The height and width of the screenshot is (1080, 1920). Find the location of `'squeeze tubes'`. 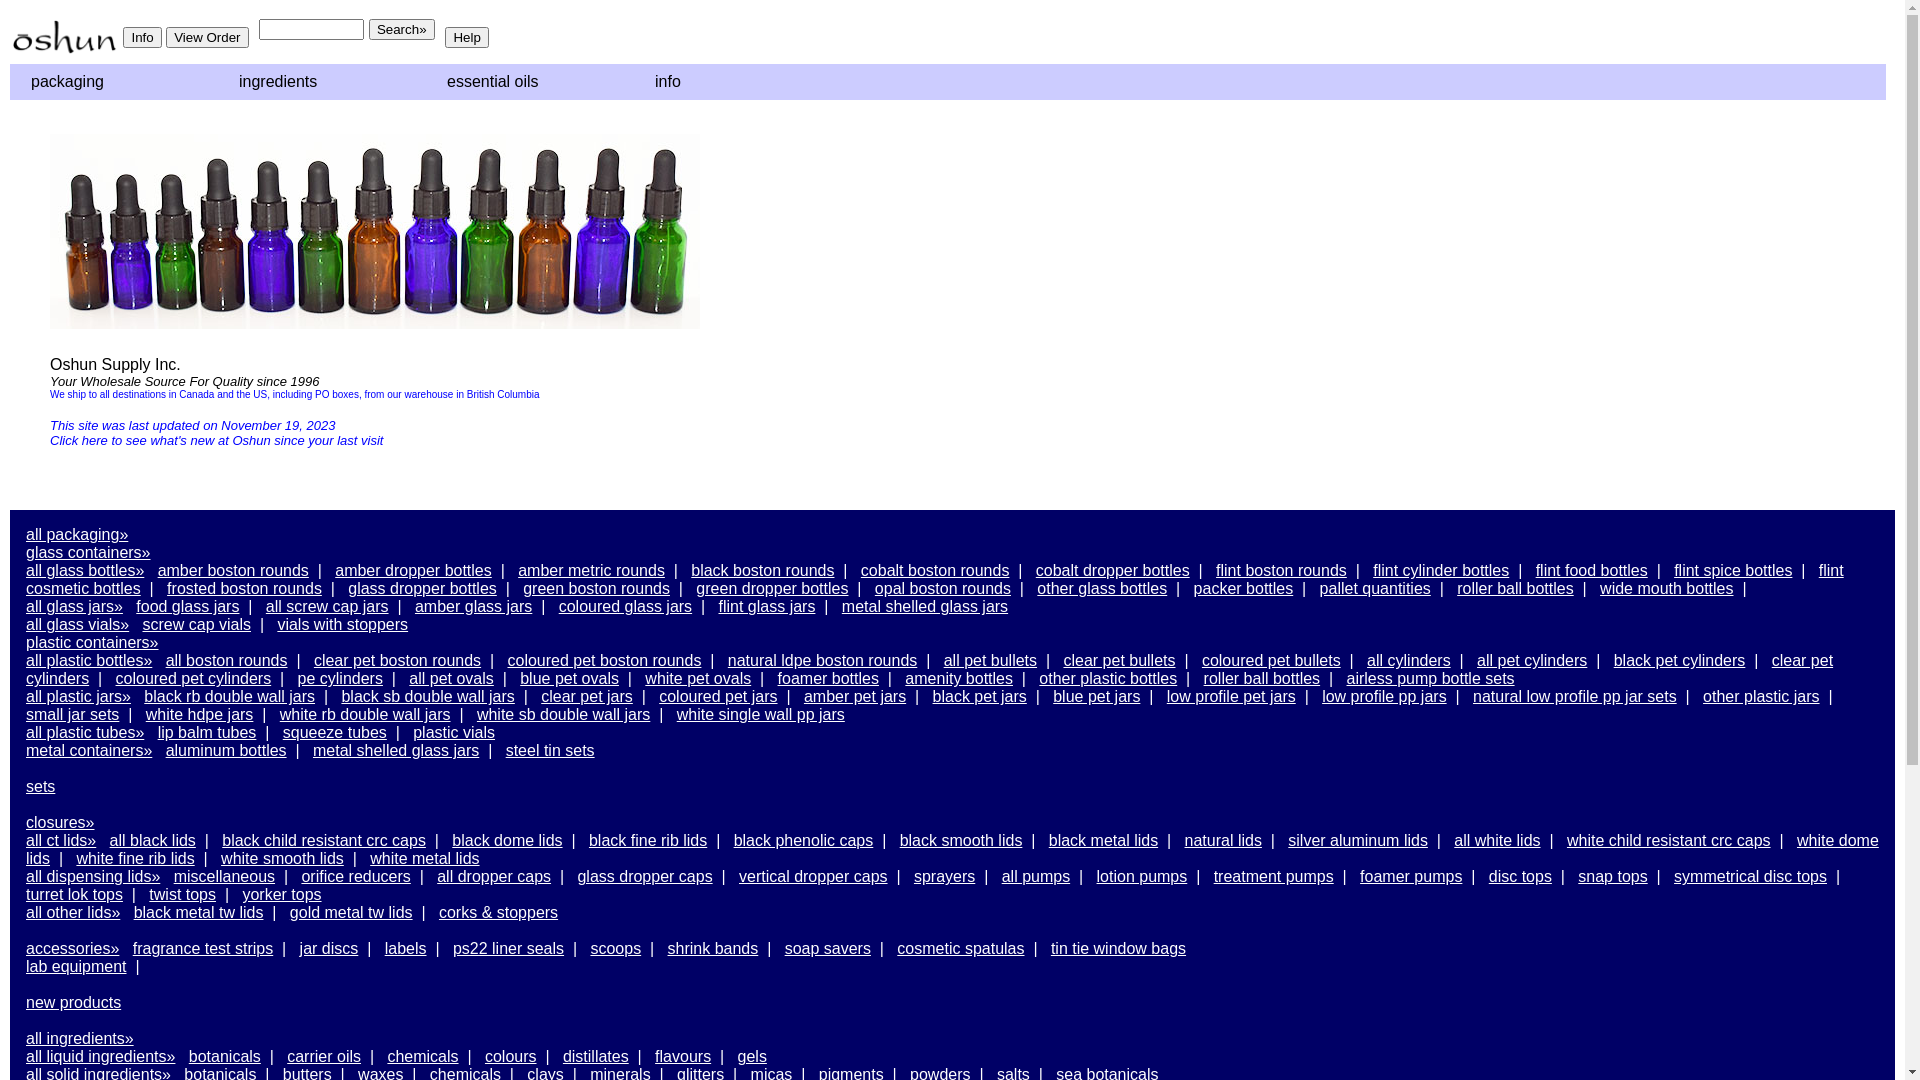

'squeeze tubes' is located at coordinates (335, 732).